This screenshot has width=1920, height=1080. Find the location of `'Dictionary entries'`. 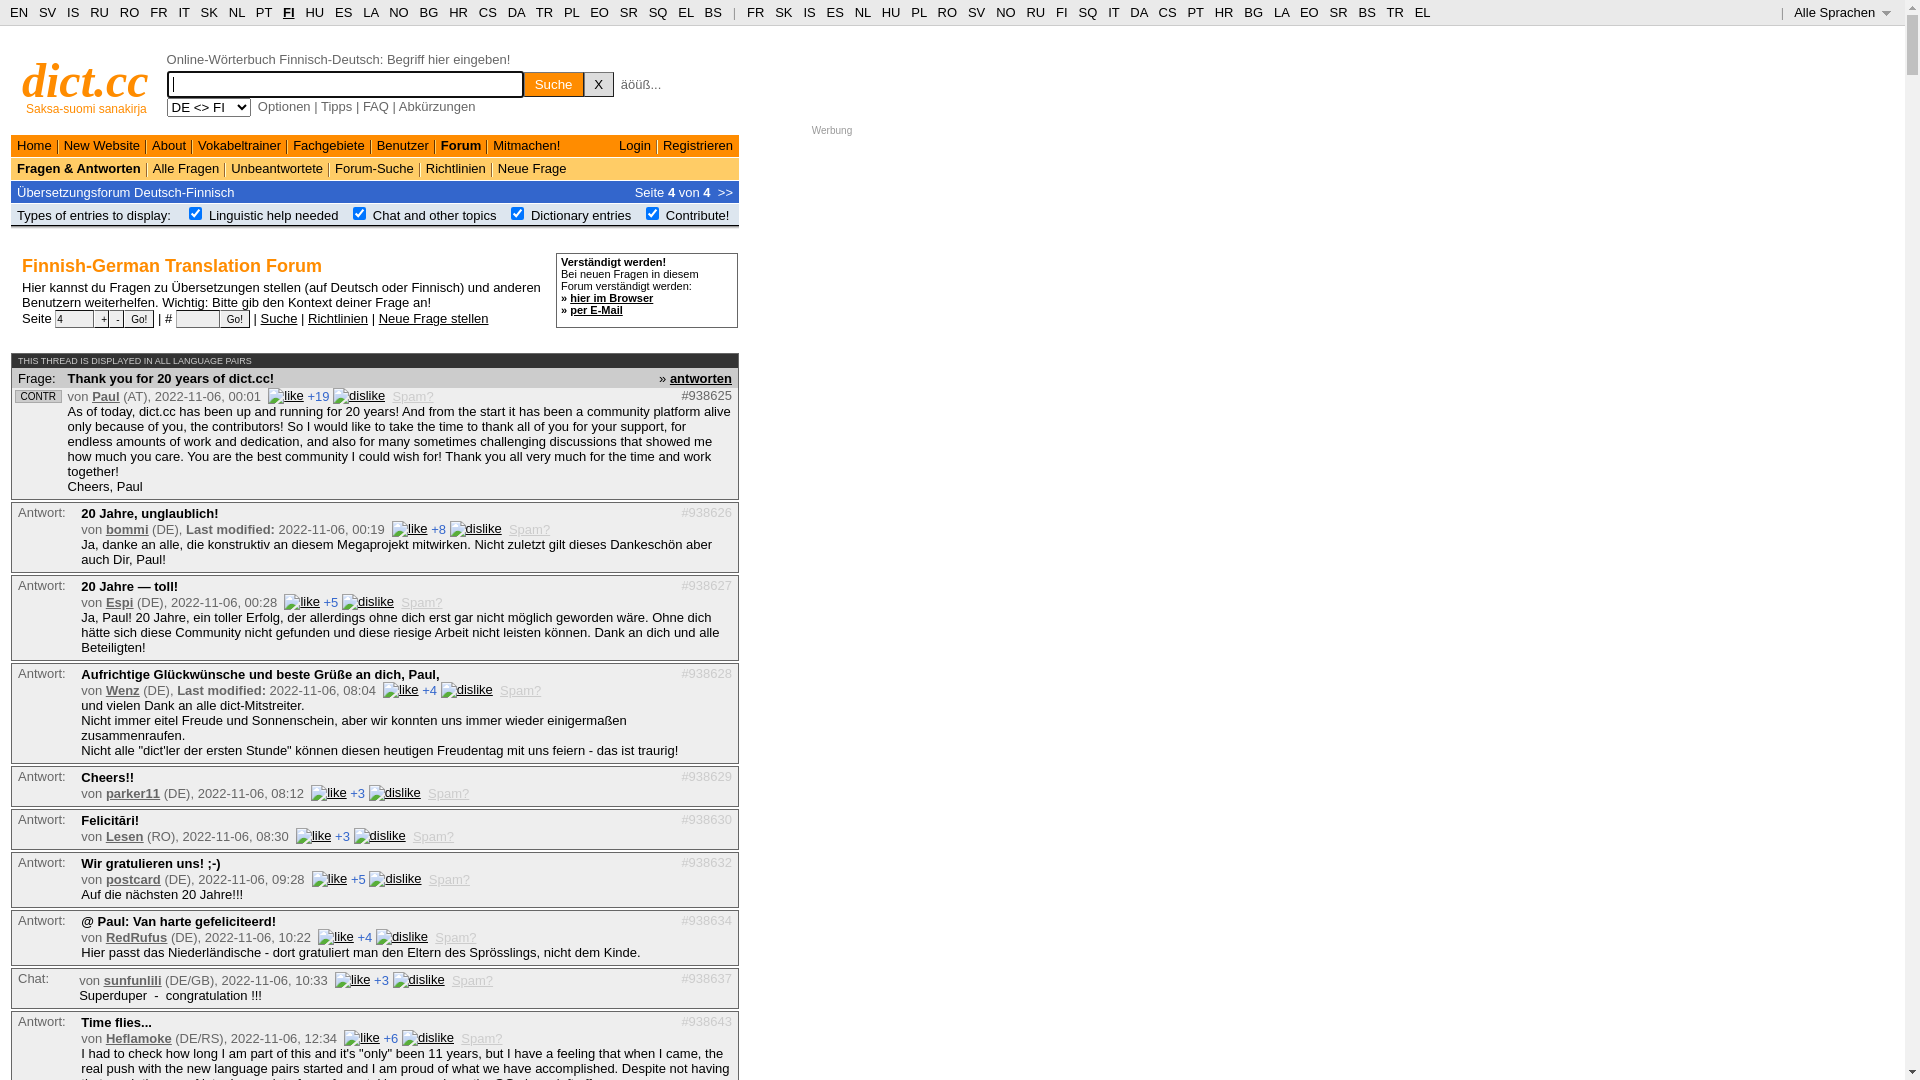

'Dictionary entries' is located at coordinates (579, 215).